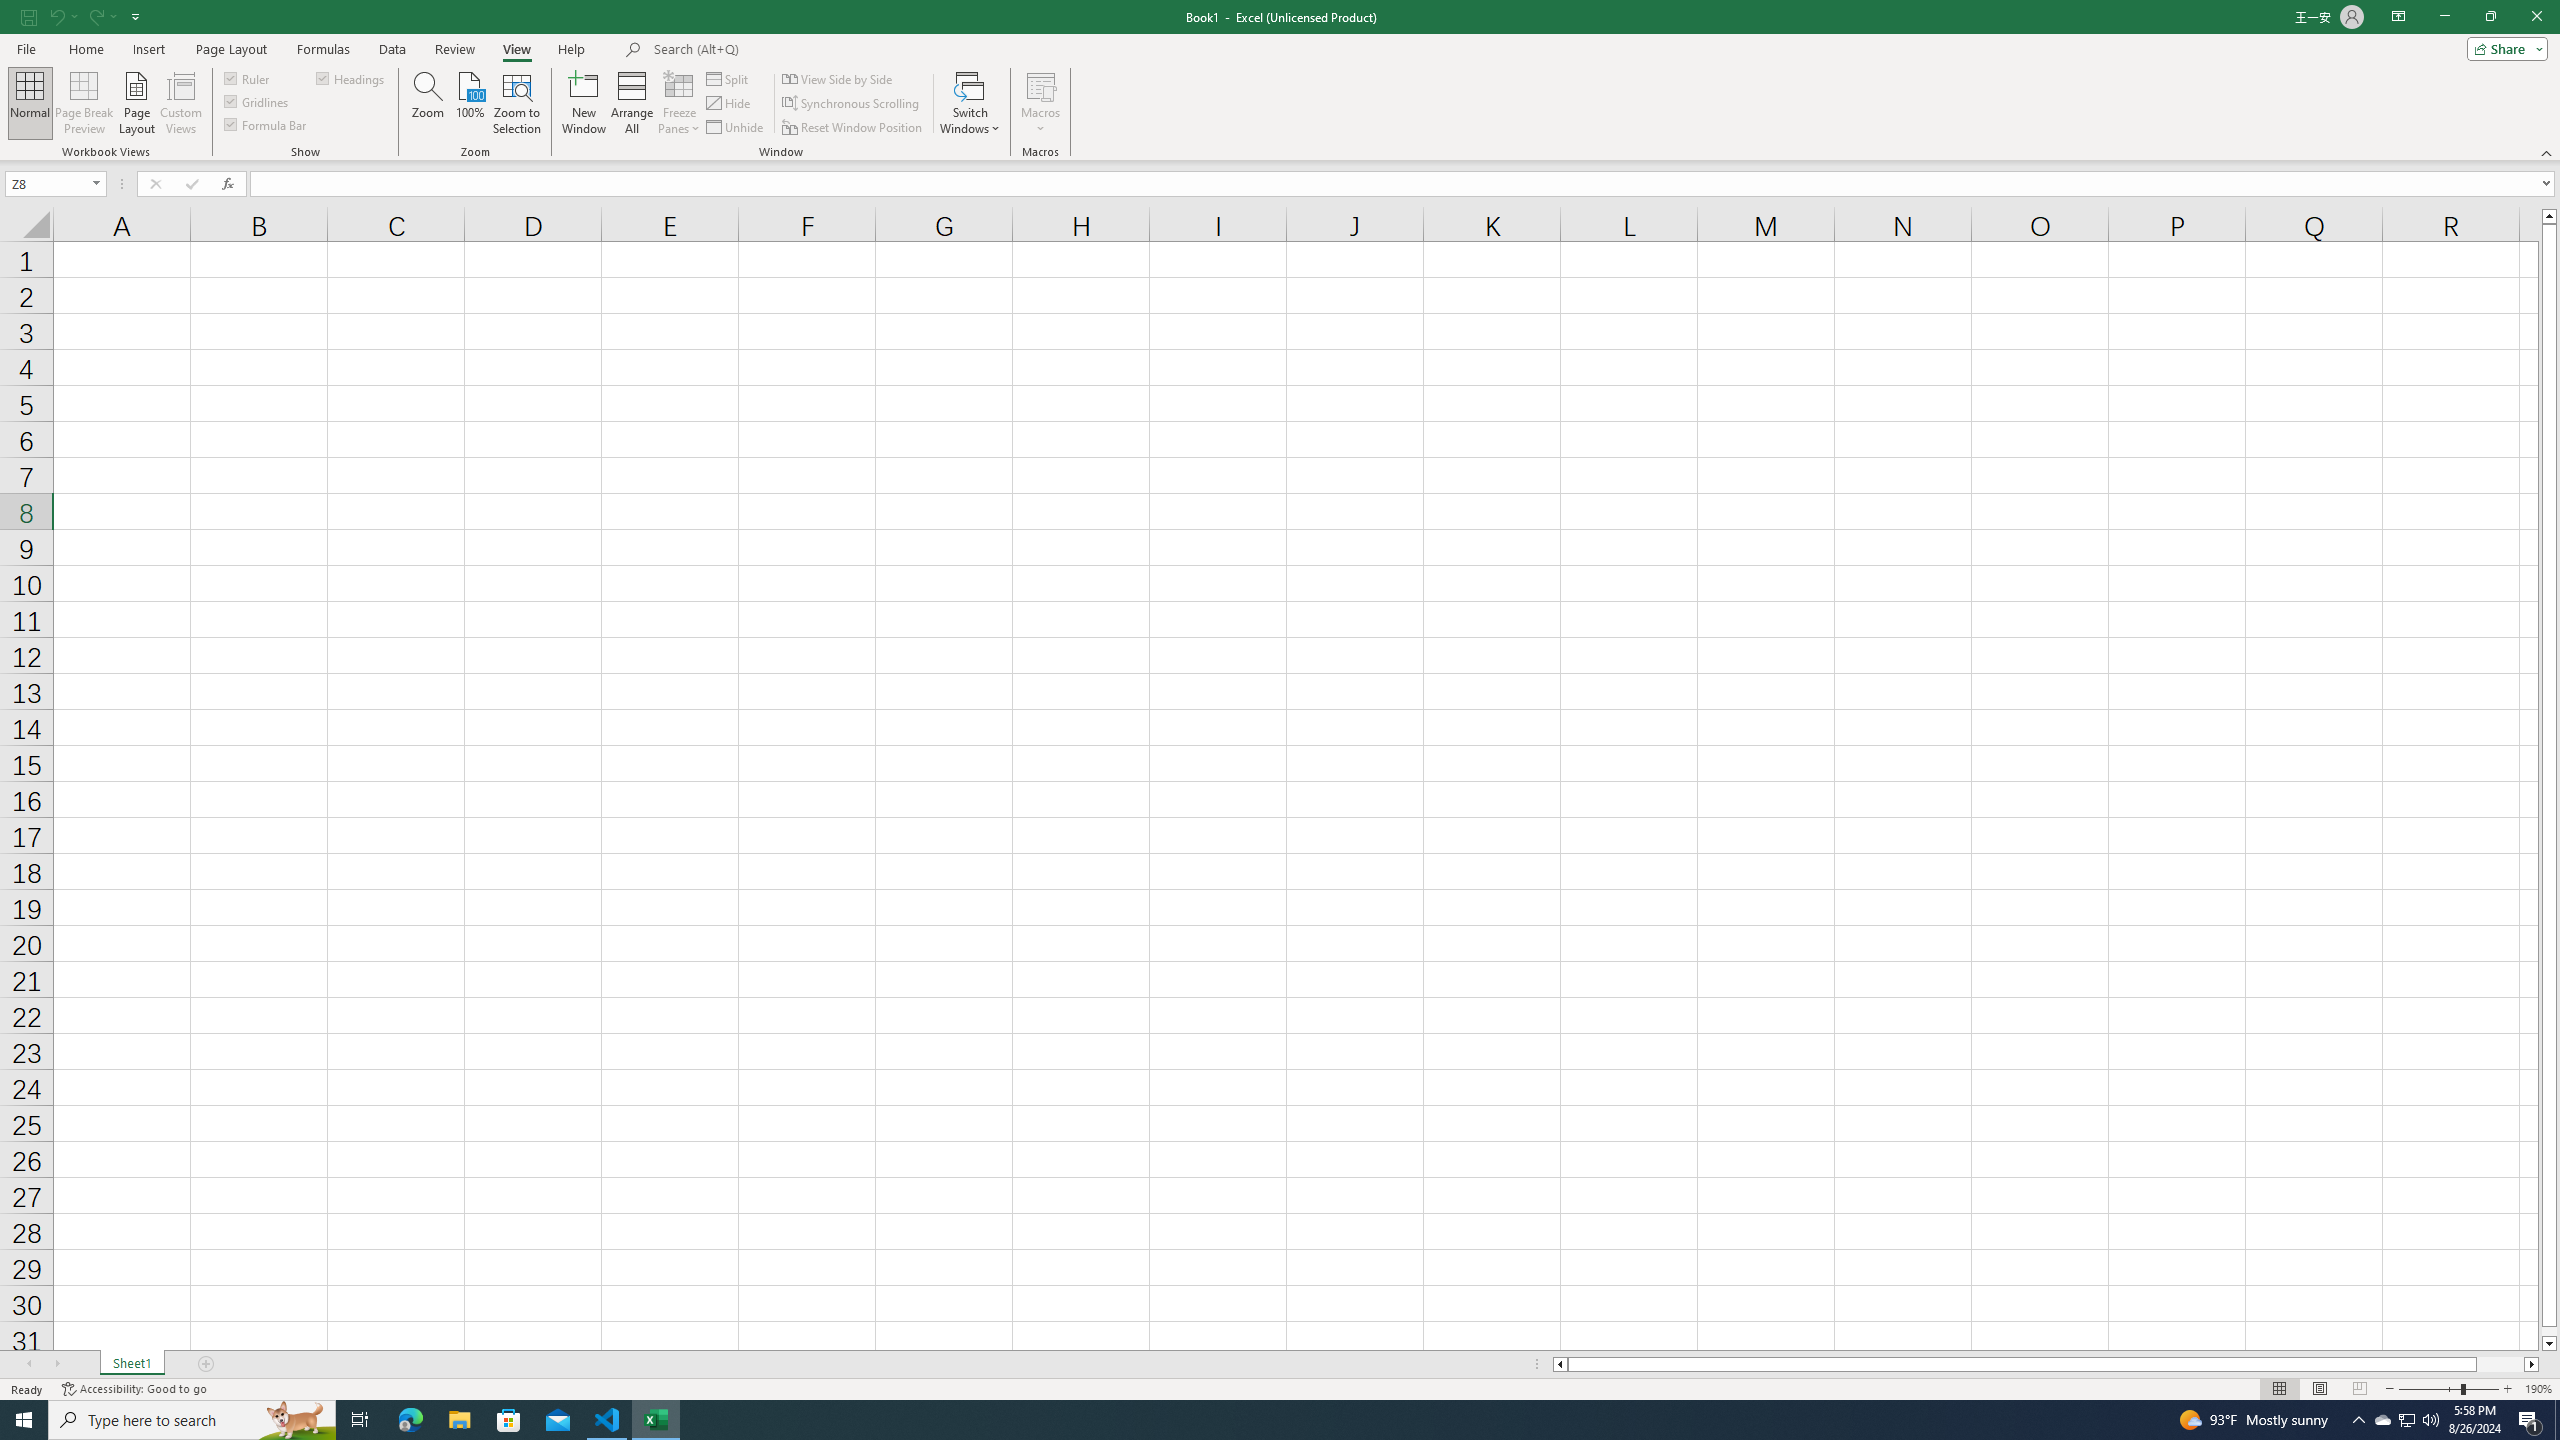 The width and height of the screenshot is (2560, 1440). I want to click on 'Freeze Panes', so click(678, 103).